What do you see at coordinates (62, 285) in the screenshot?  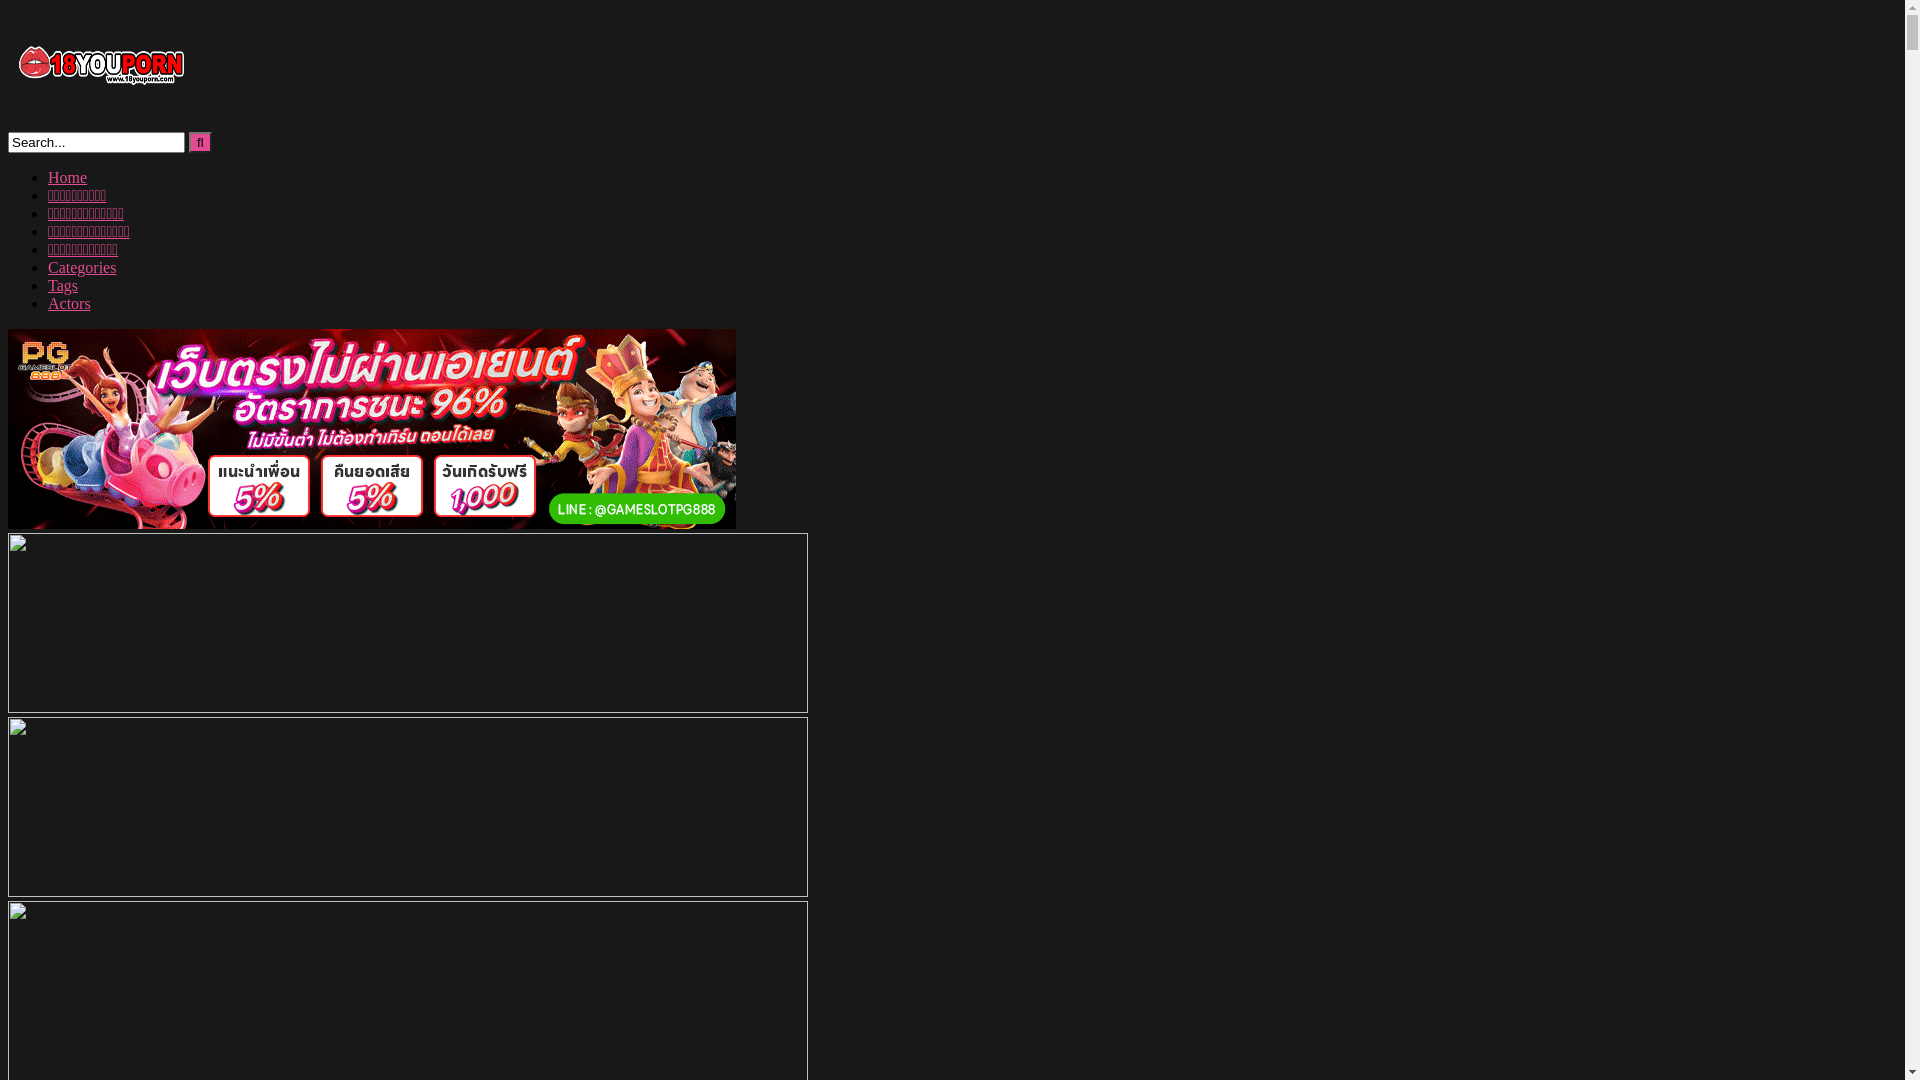 I see `'Tags'` at bounding box center [62, 285].